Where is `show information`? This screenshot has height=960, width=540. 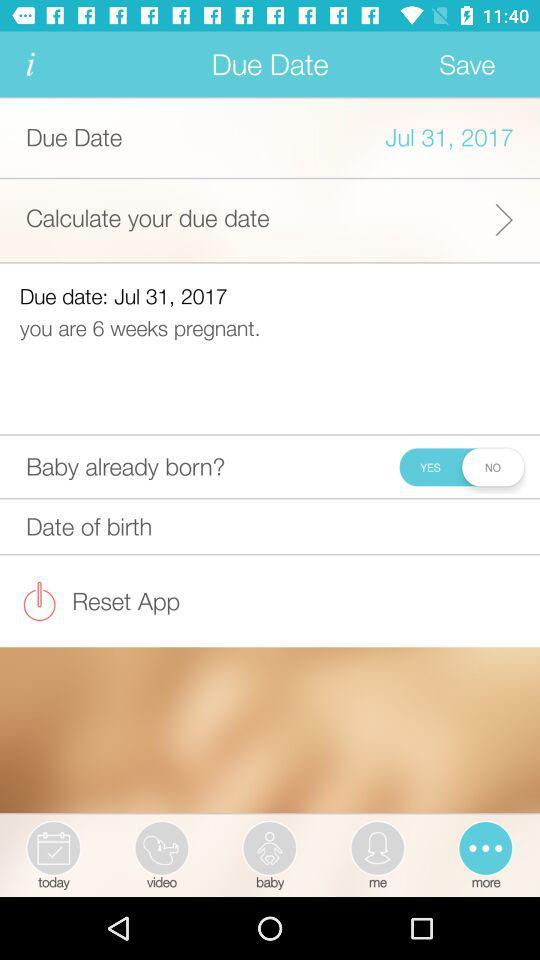
show information is located at coordinates (29, 64).